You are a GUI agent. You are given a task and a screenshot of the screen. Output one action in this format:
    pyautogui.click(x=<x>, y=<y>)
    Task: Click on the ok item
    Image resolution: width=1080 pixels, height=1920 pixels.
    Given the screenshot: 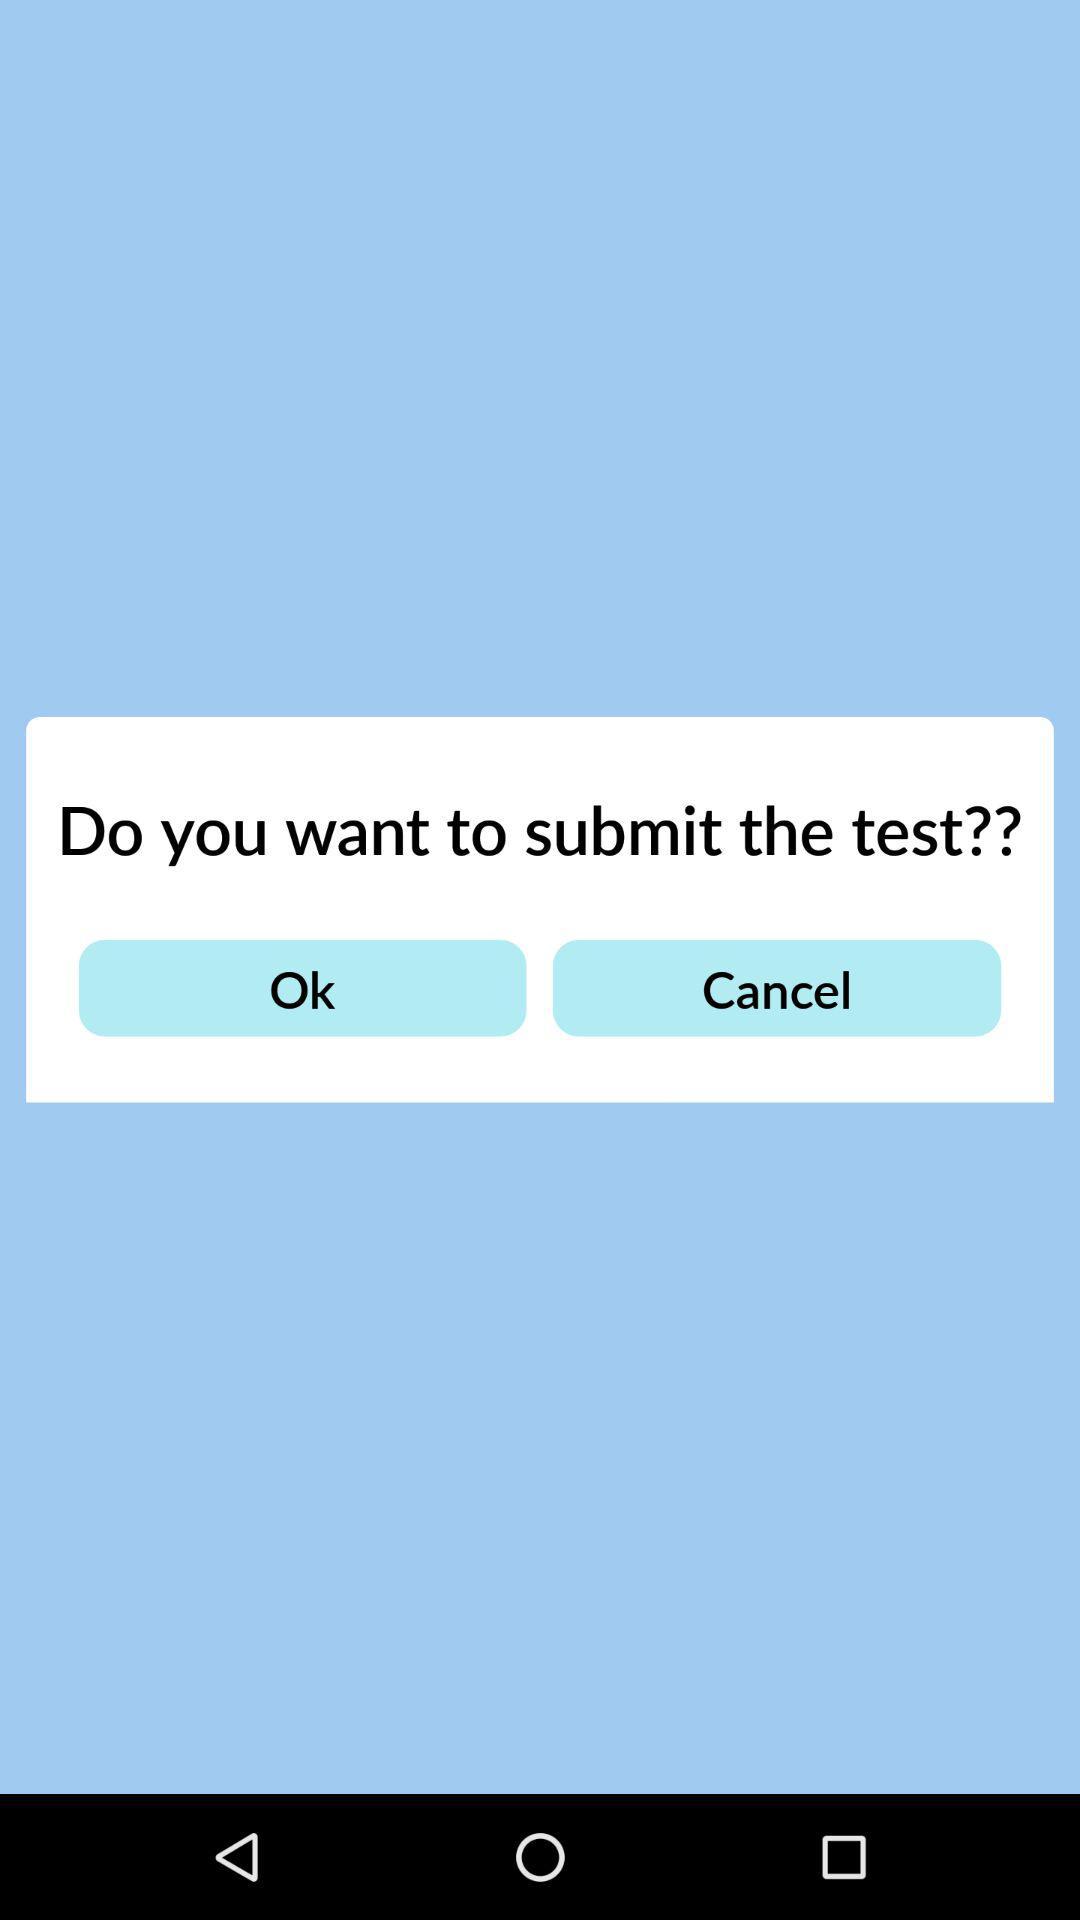 What is the action you would take?
    pyautogui.click(x=302, y=988)
    